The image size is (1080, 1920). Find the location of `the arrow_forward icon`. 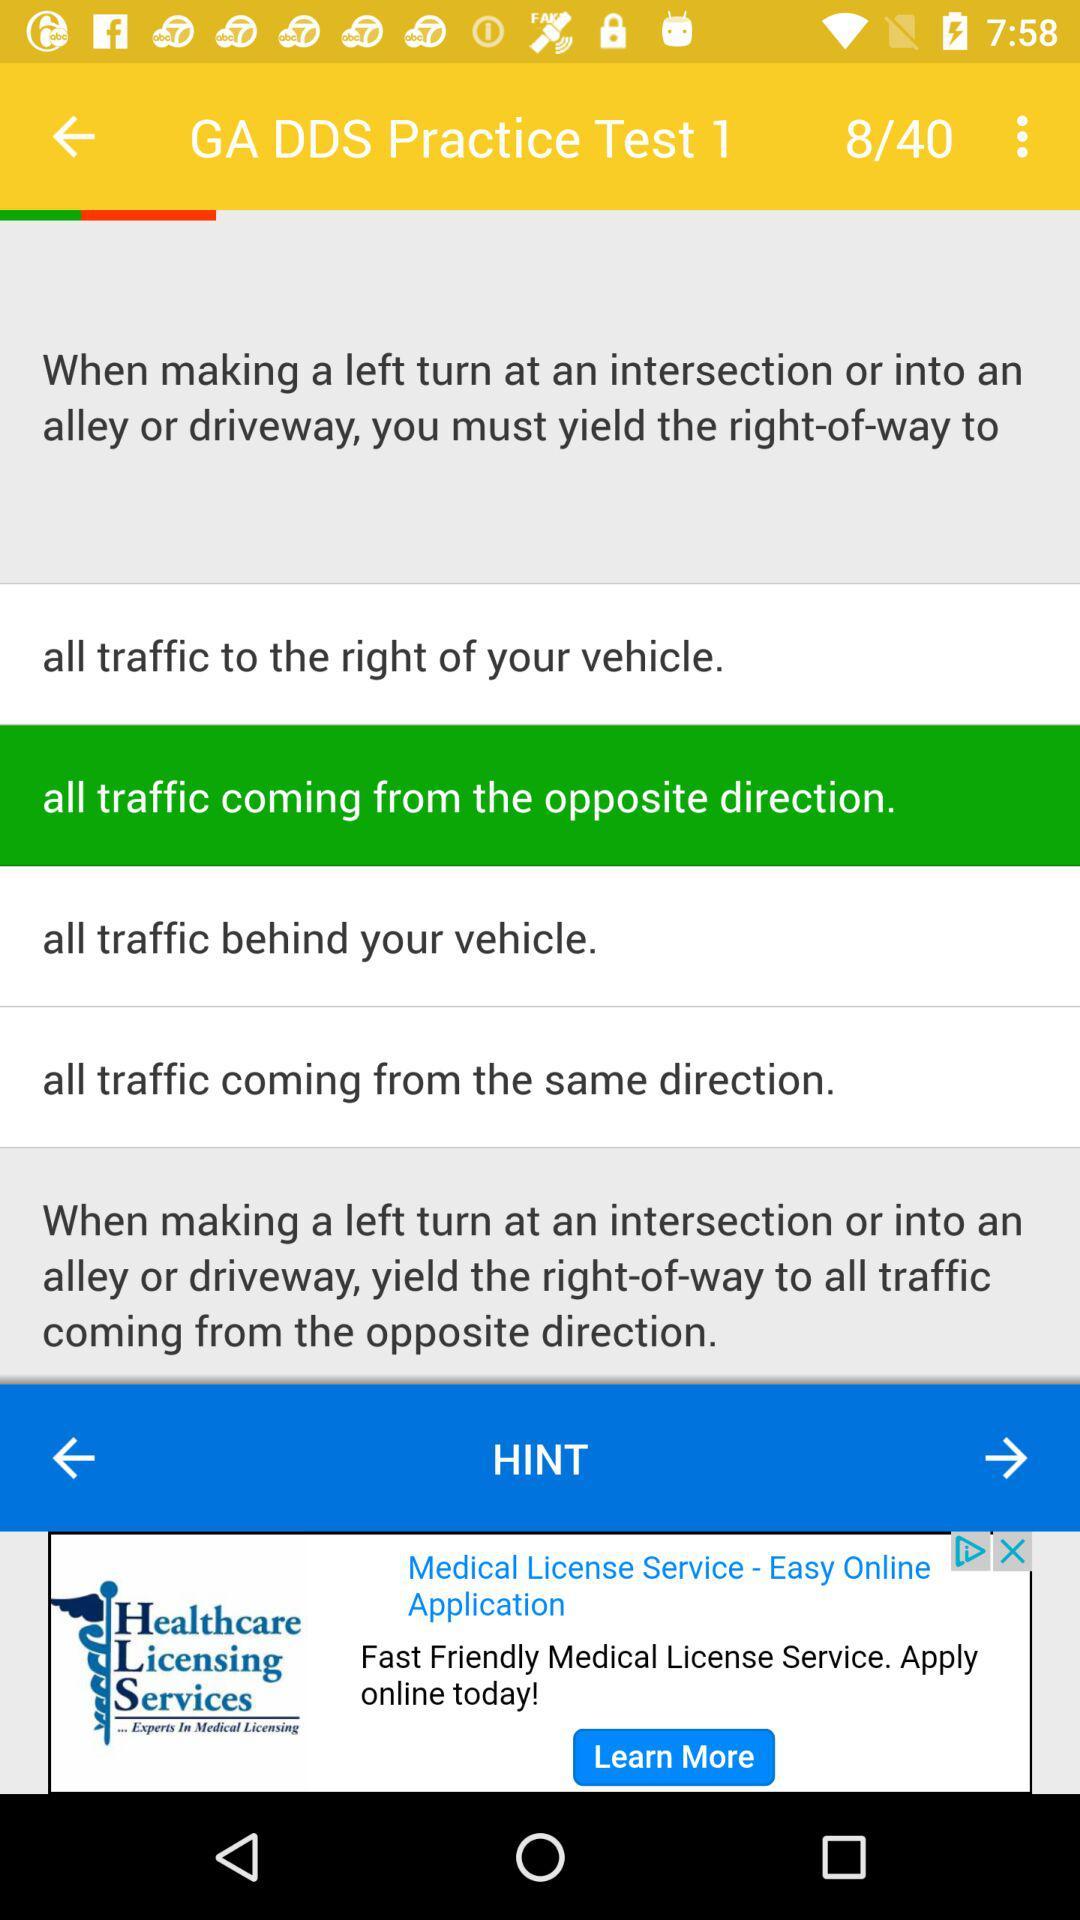

the arrow_forward icon is located at coordinates (1006, 1458).